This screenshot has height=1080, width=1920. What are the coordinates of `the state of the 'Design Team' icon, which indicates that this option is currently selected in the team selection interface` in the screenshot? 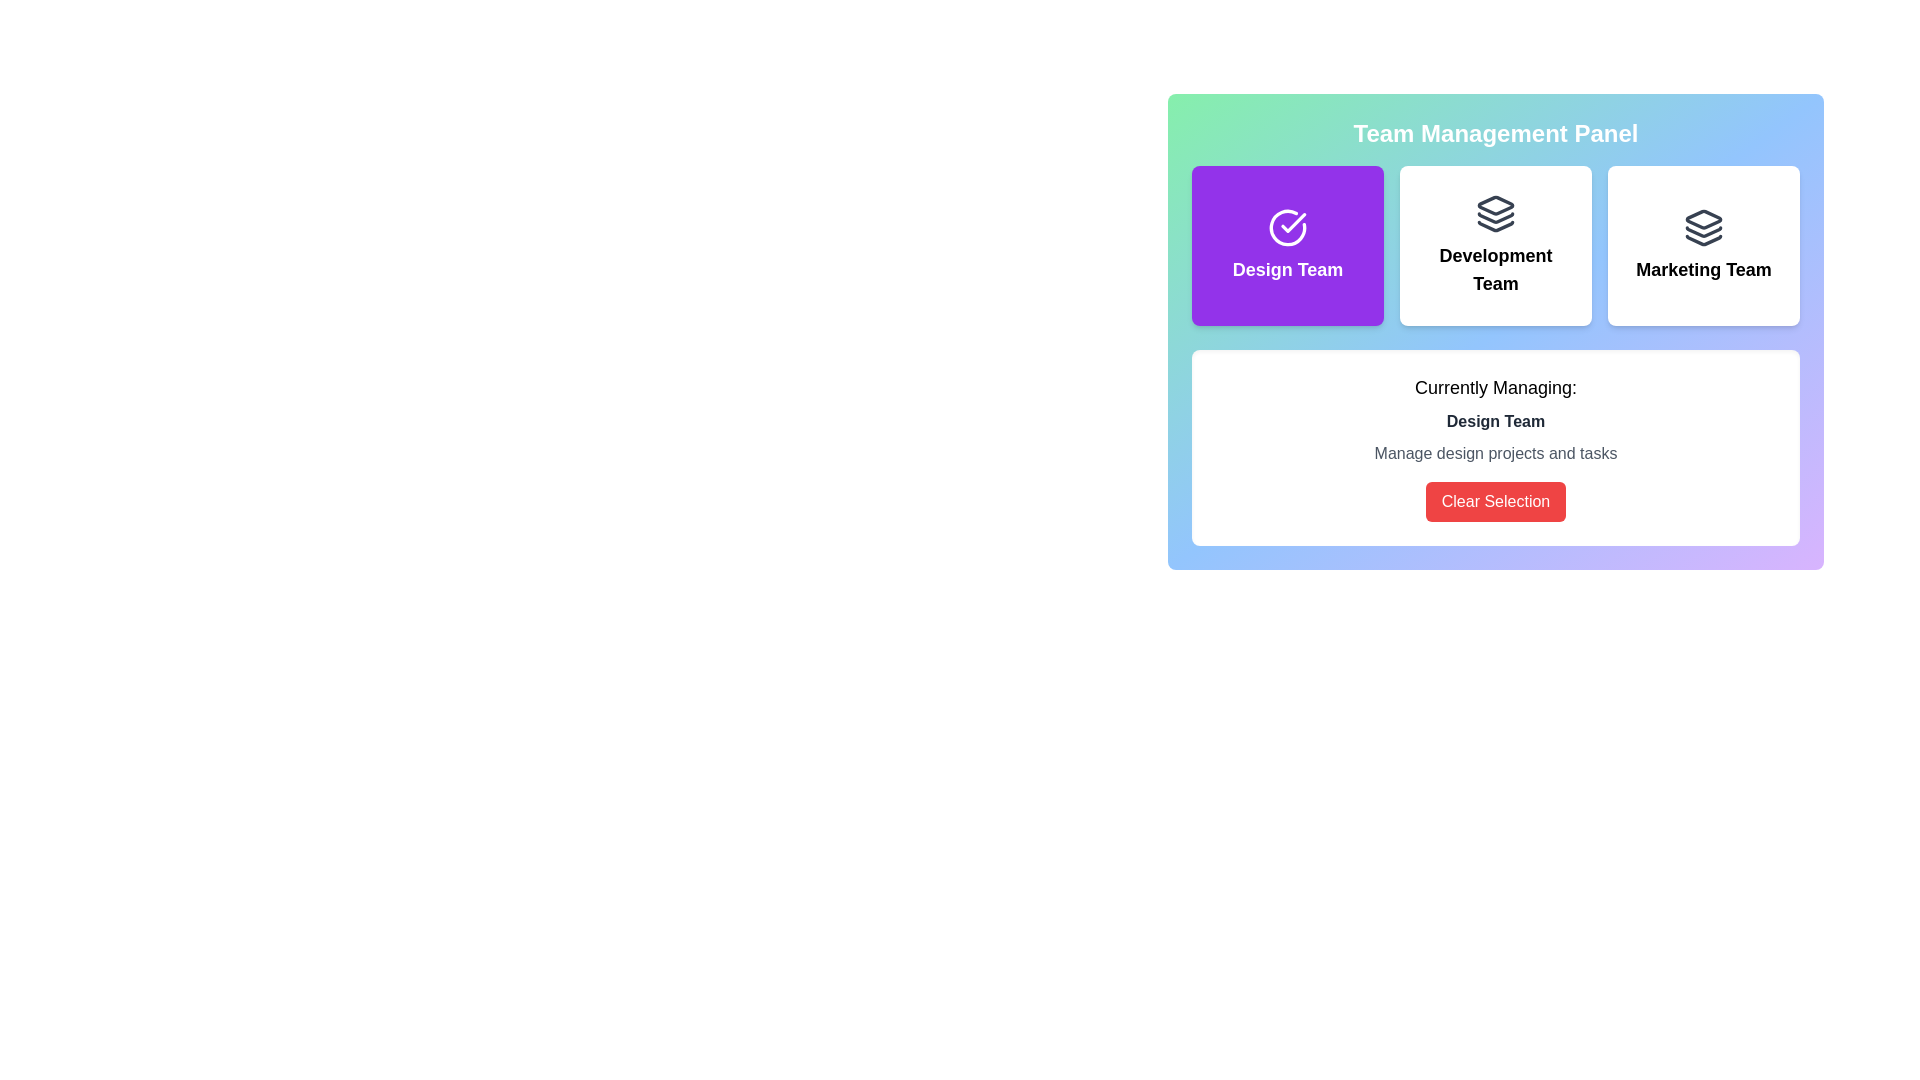 It's located at (1293, 223).